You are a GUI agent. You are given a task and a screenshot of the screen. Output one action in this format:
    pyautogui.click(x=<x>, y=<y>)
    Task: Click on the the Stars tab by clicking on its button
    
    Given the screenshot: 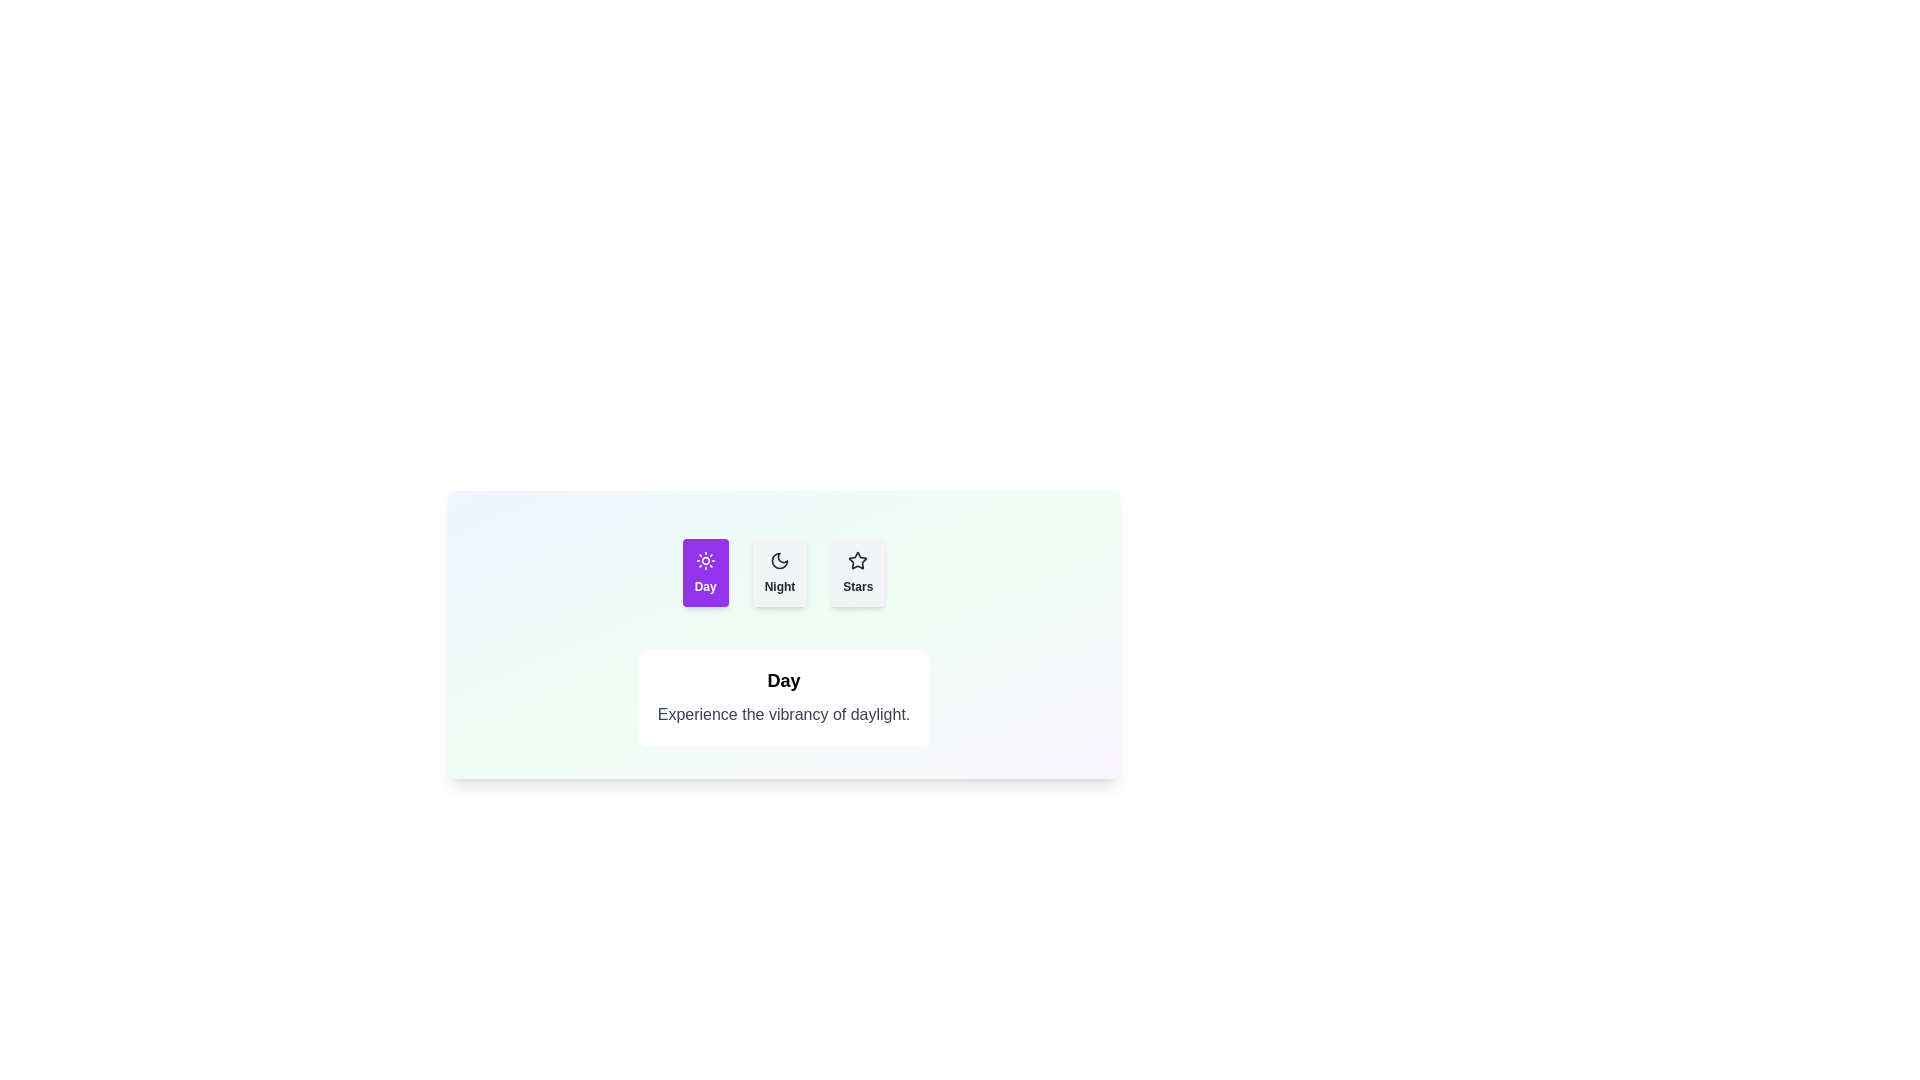 What is the action you would take?
    pyautogui.click(x=858, y=573)
    